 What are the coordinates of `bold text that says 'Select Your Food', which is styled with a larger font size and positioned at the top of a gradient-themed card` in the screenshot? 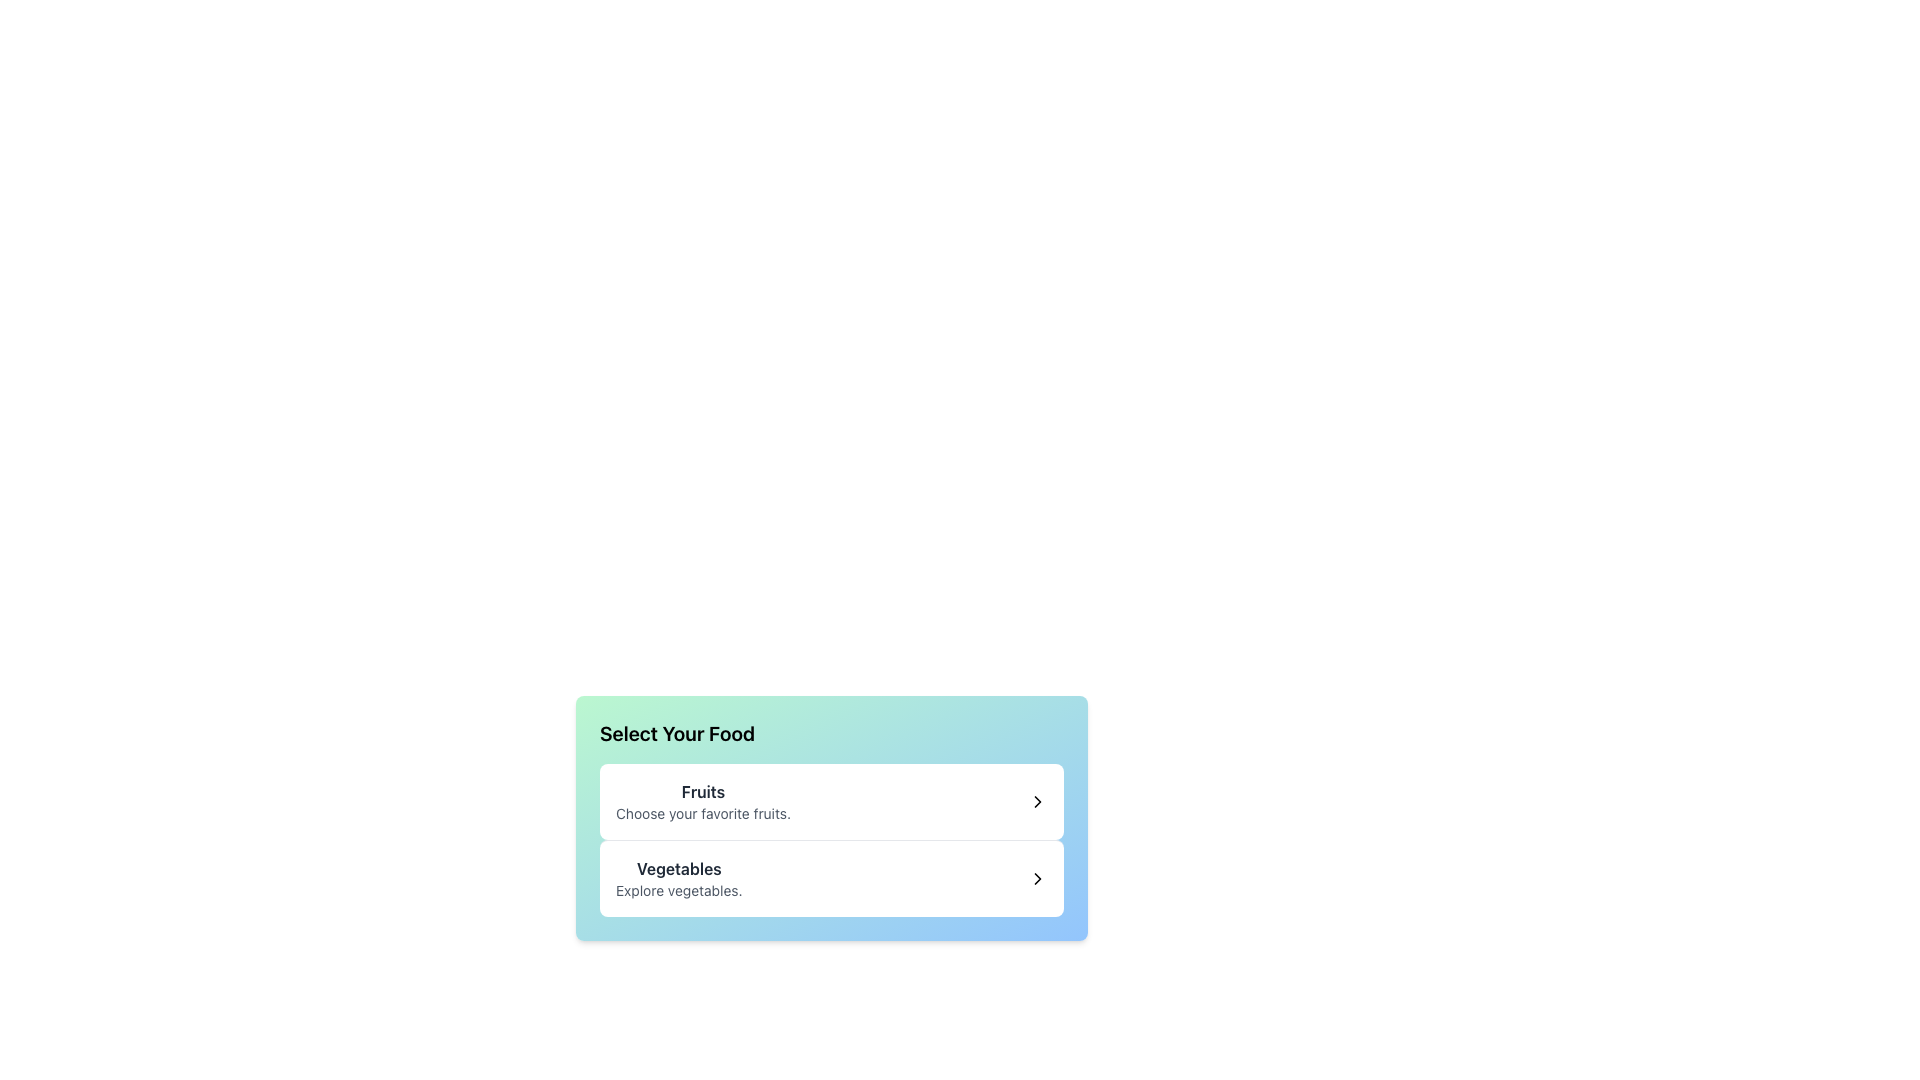 It's located at (677, 733).